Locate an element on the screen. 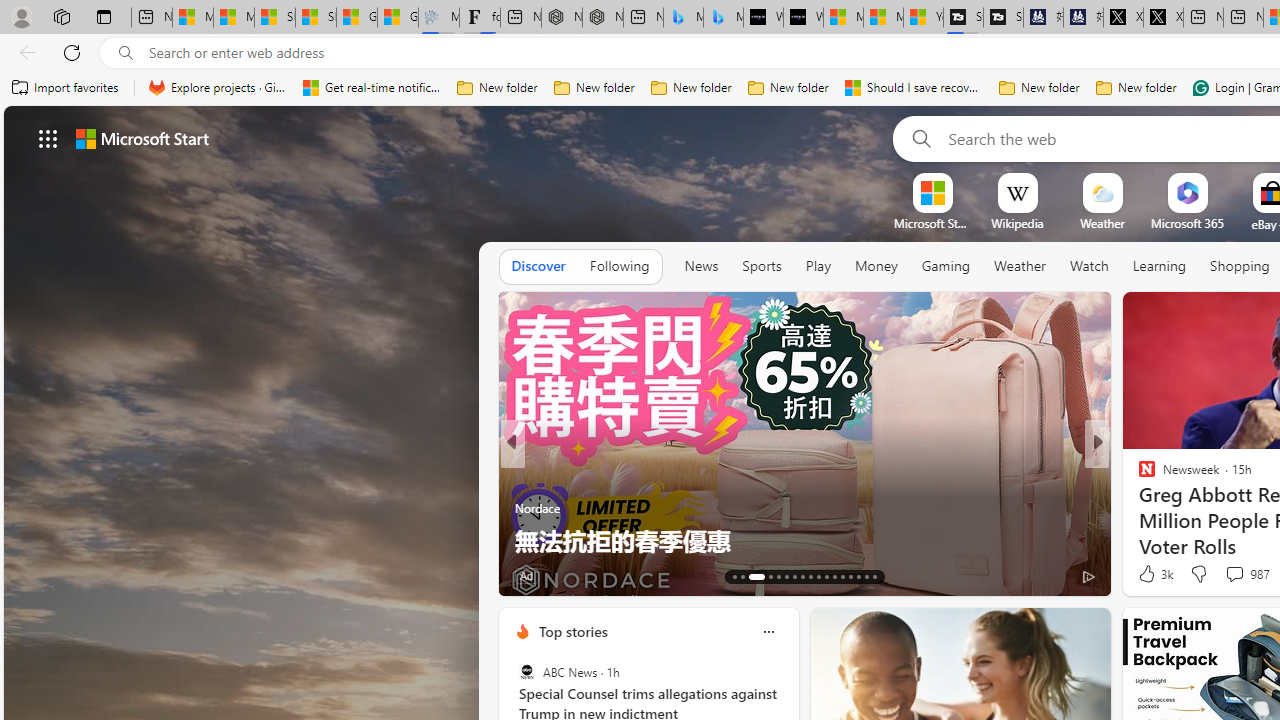  'View comments 85 Comment' is located at coordinates (1237, 575).